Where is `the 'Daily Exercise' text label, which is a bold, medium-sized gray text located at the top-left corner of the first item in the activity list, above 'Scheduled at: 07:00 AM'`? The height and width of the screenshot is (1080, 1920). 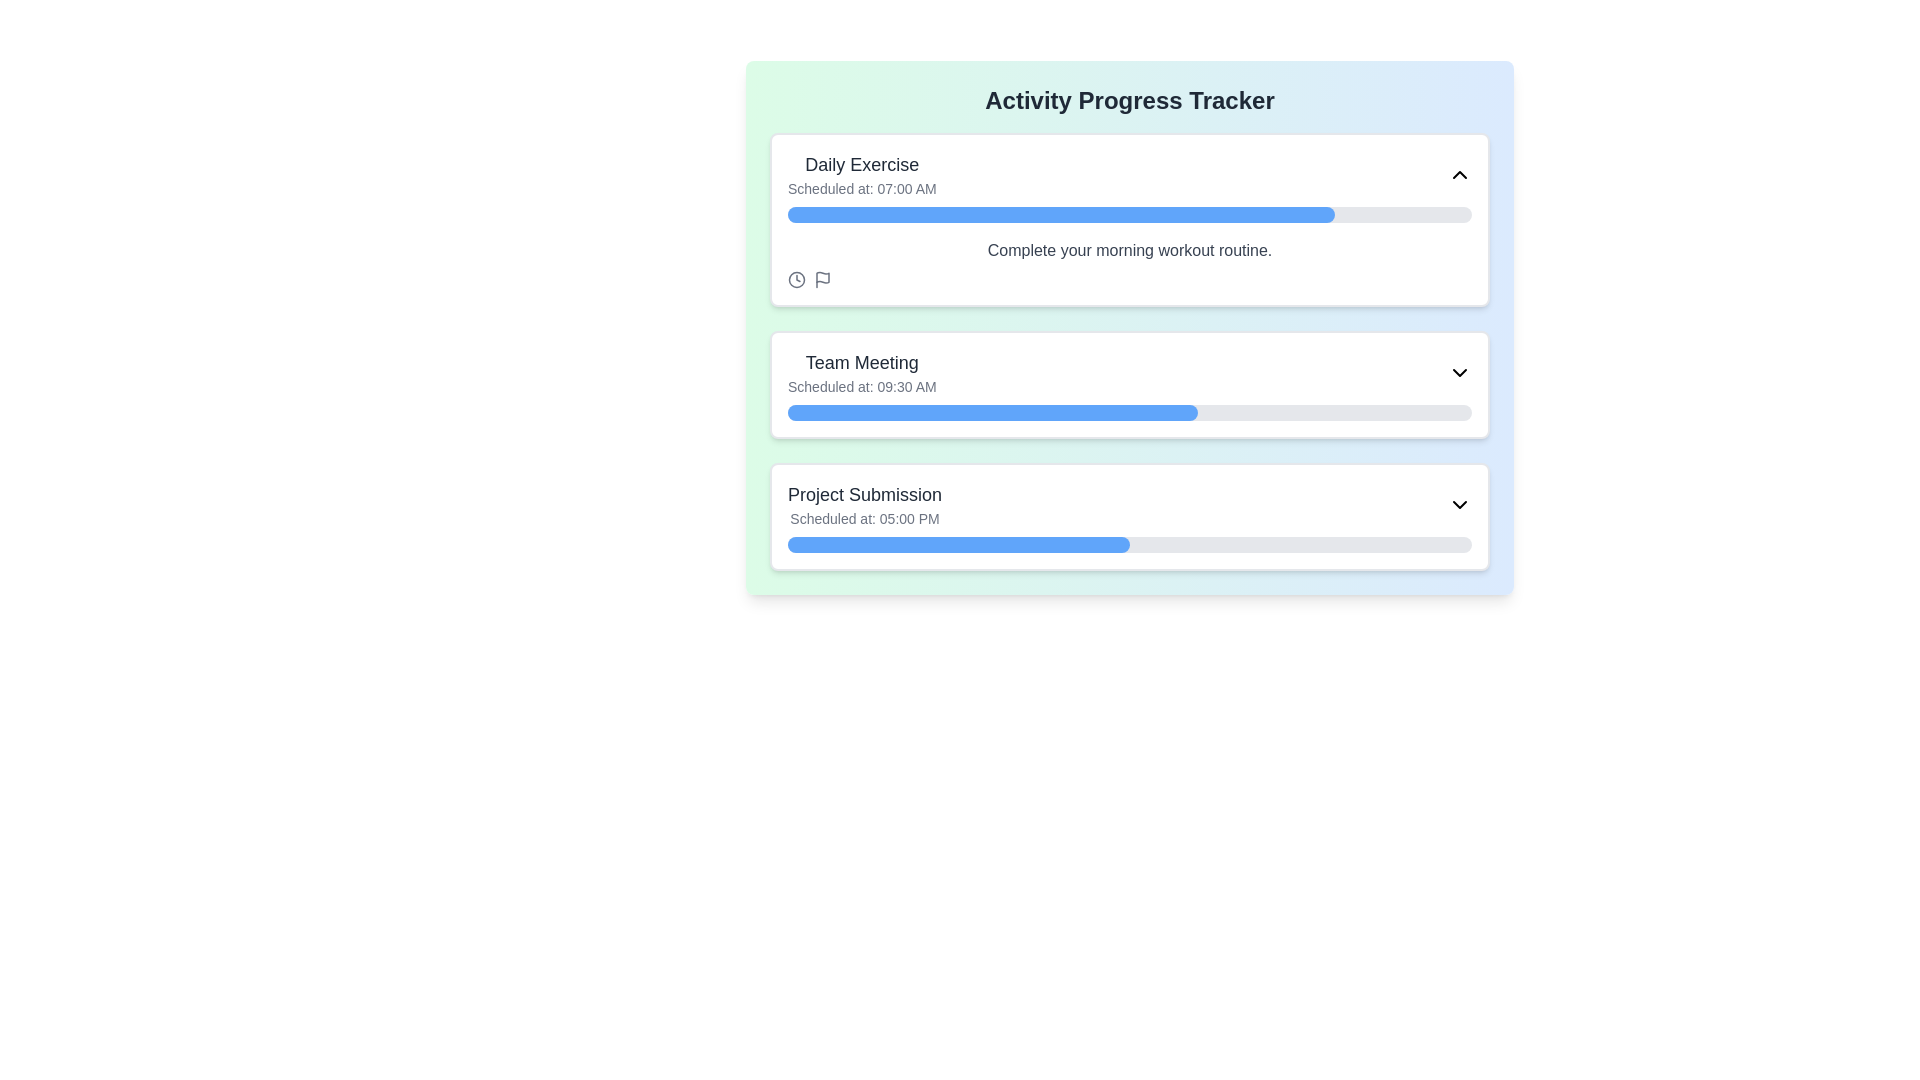 the 'Daily Exercise' text label, which is a bold, medium-sized gray text located at the top-left corner of the first item in the activity list, above 'Scheduled at: 07:00 AM' is located at coordinates (862, 164).